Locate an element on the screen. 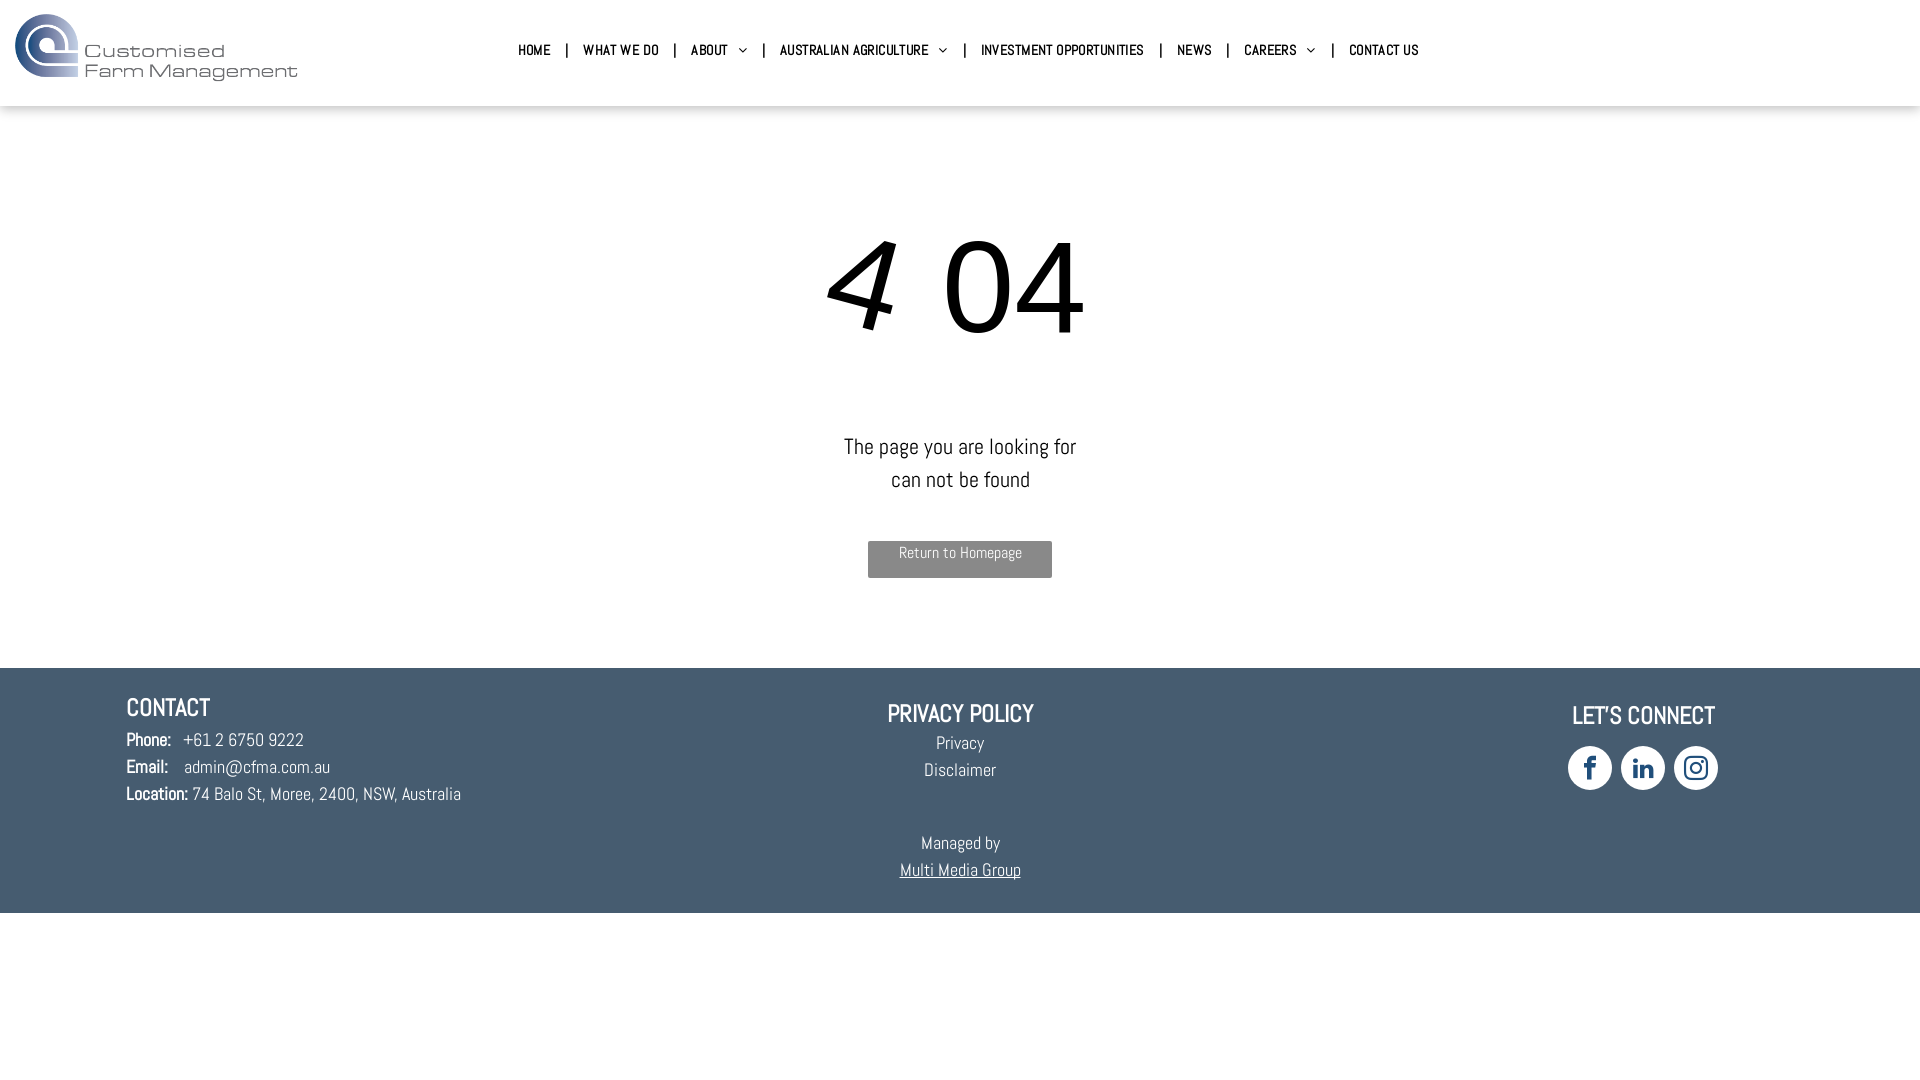 This screenshot has width=1920, height=1080. 'CAREERS' is located at coordinates (1278, 50).